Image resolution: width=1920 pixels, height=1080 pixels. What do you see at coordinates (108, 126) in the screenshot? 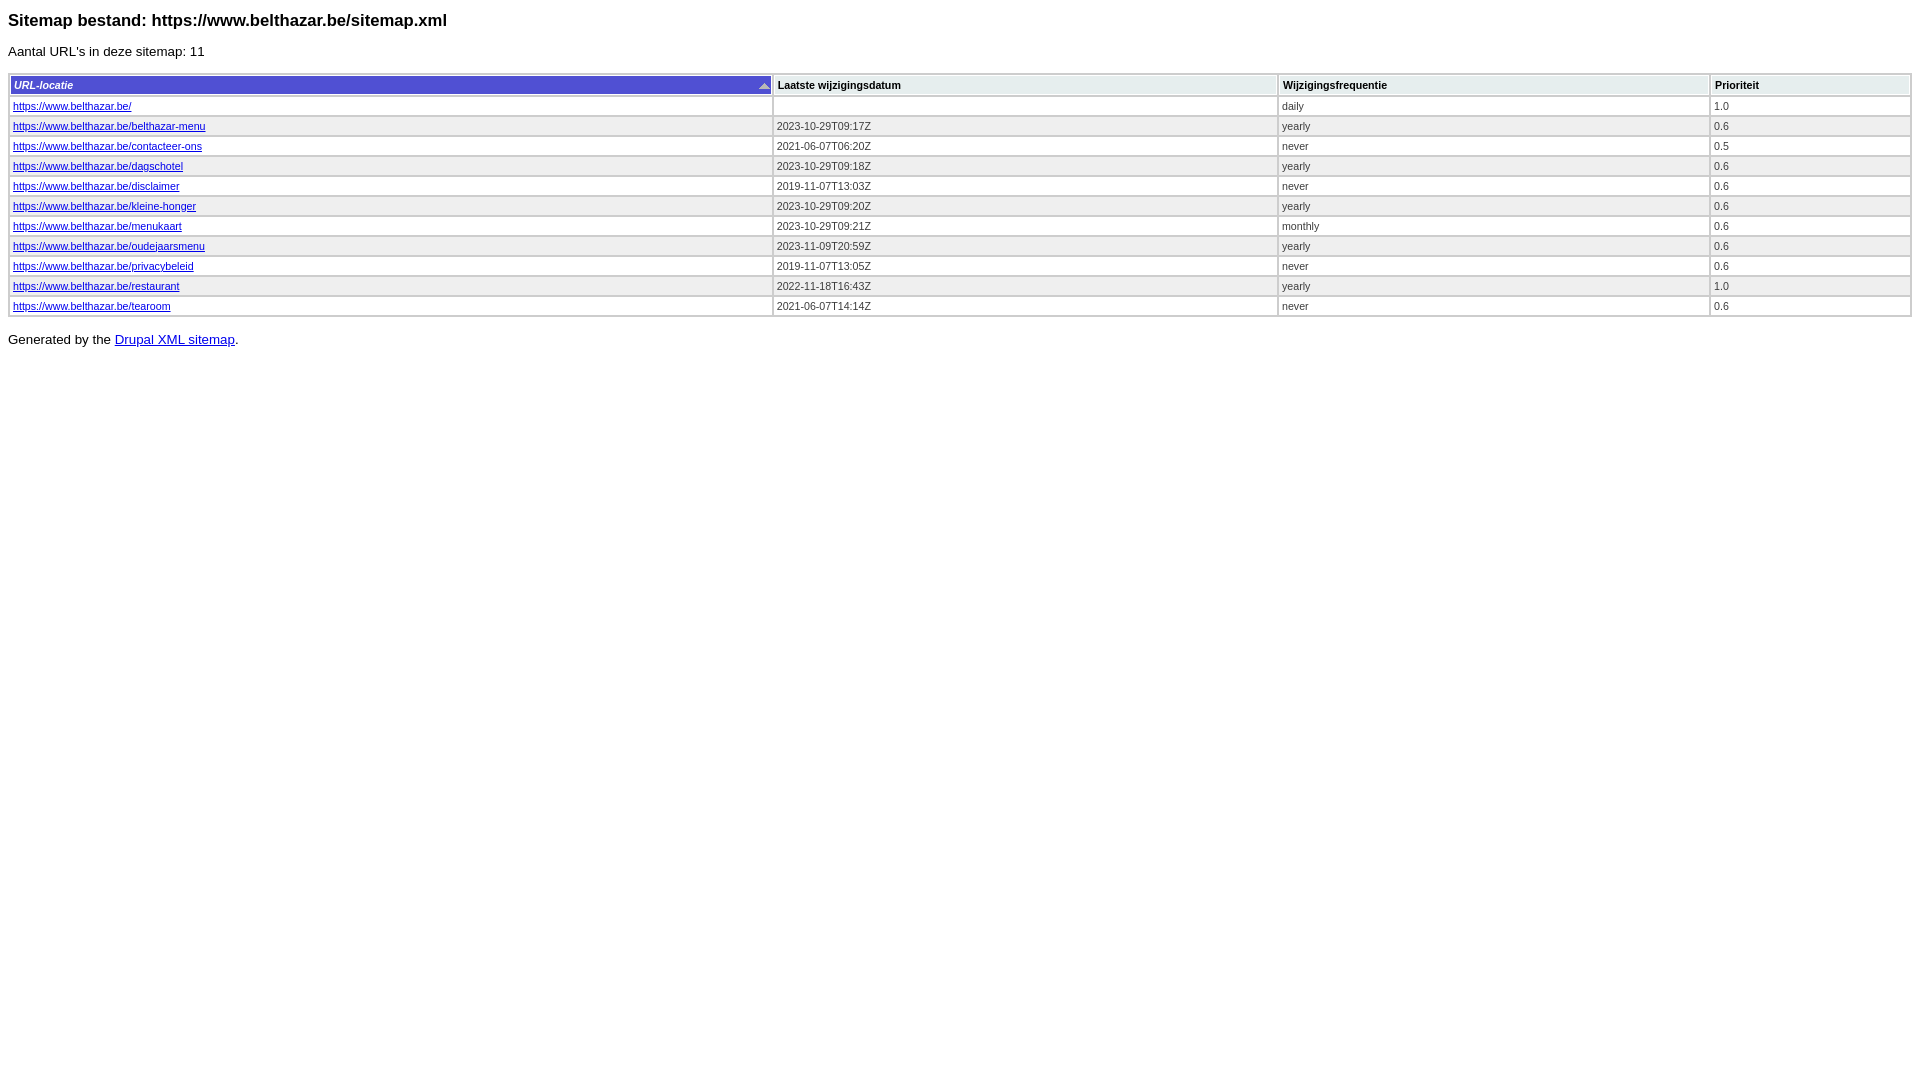
I see `'https://www.belthazar.be/belthazar-menu'` at bounding box center [108, 126].